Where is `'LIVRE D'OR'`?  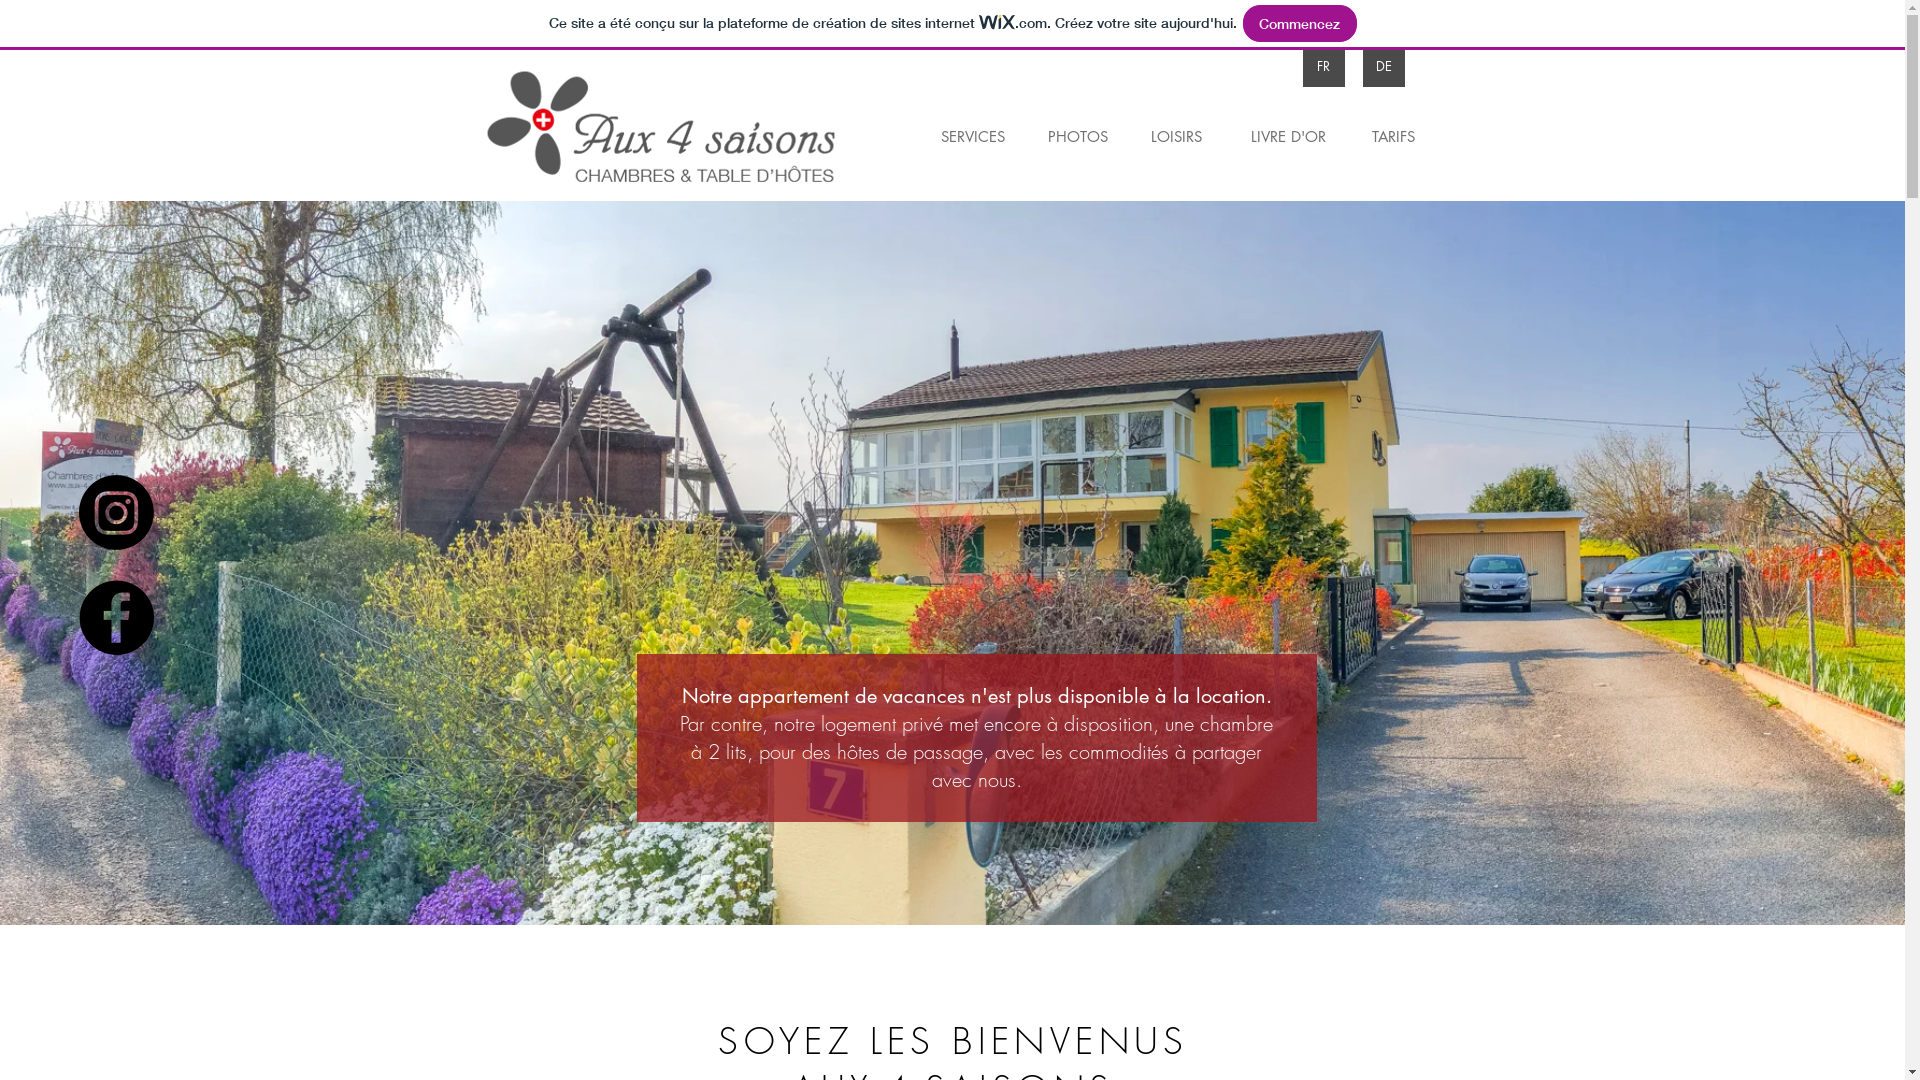 'LIVRE D'OR' is located at coordinates (1288, 135).